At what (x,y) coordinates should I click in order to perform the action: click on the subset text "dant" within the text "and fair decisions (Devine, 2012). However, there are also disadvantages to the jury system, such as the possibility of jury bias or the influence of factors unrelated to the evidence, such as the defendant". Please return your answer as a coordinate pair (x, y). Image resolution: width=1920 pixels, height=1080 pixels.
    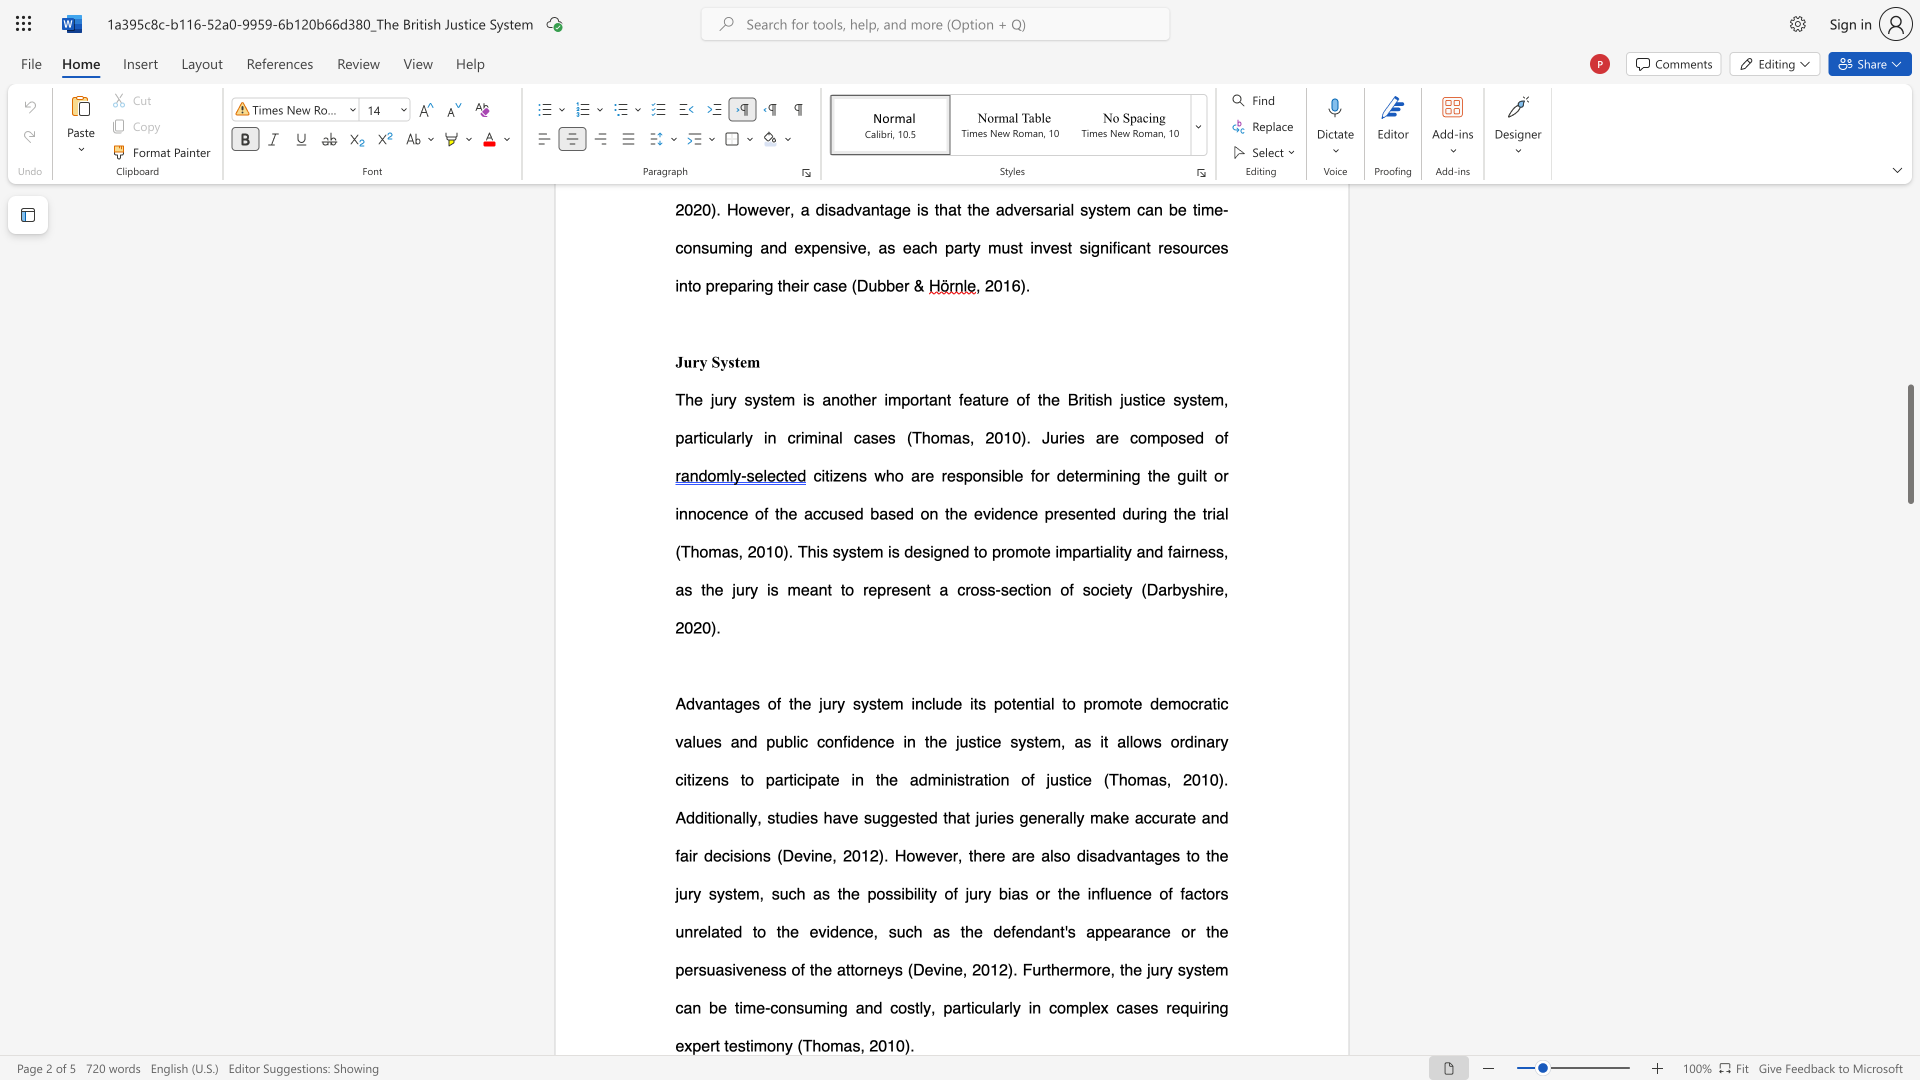
    Looking at the image, I should click on (1033, 931).